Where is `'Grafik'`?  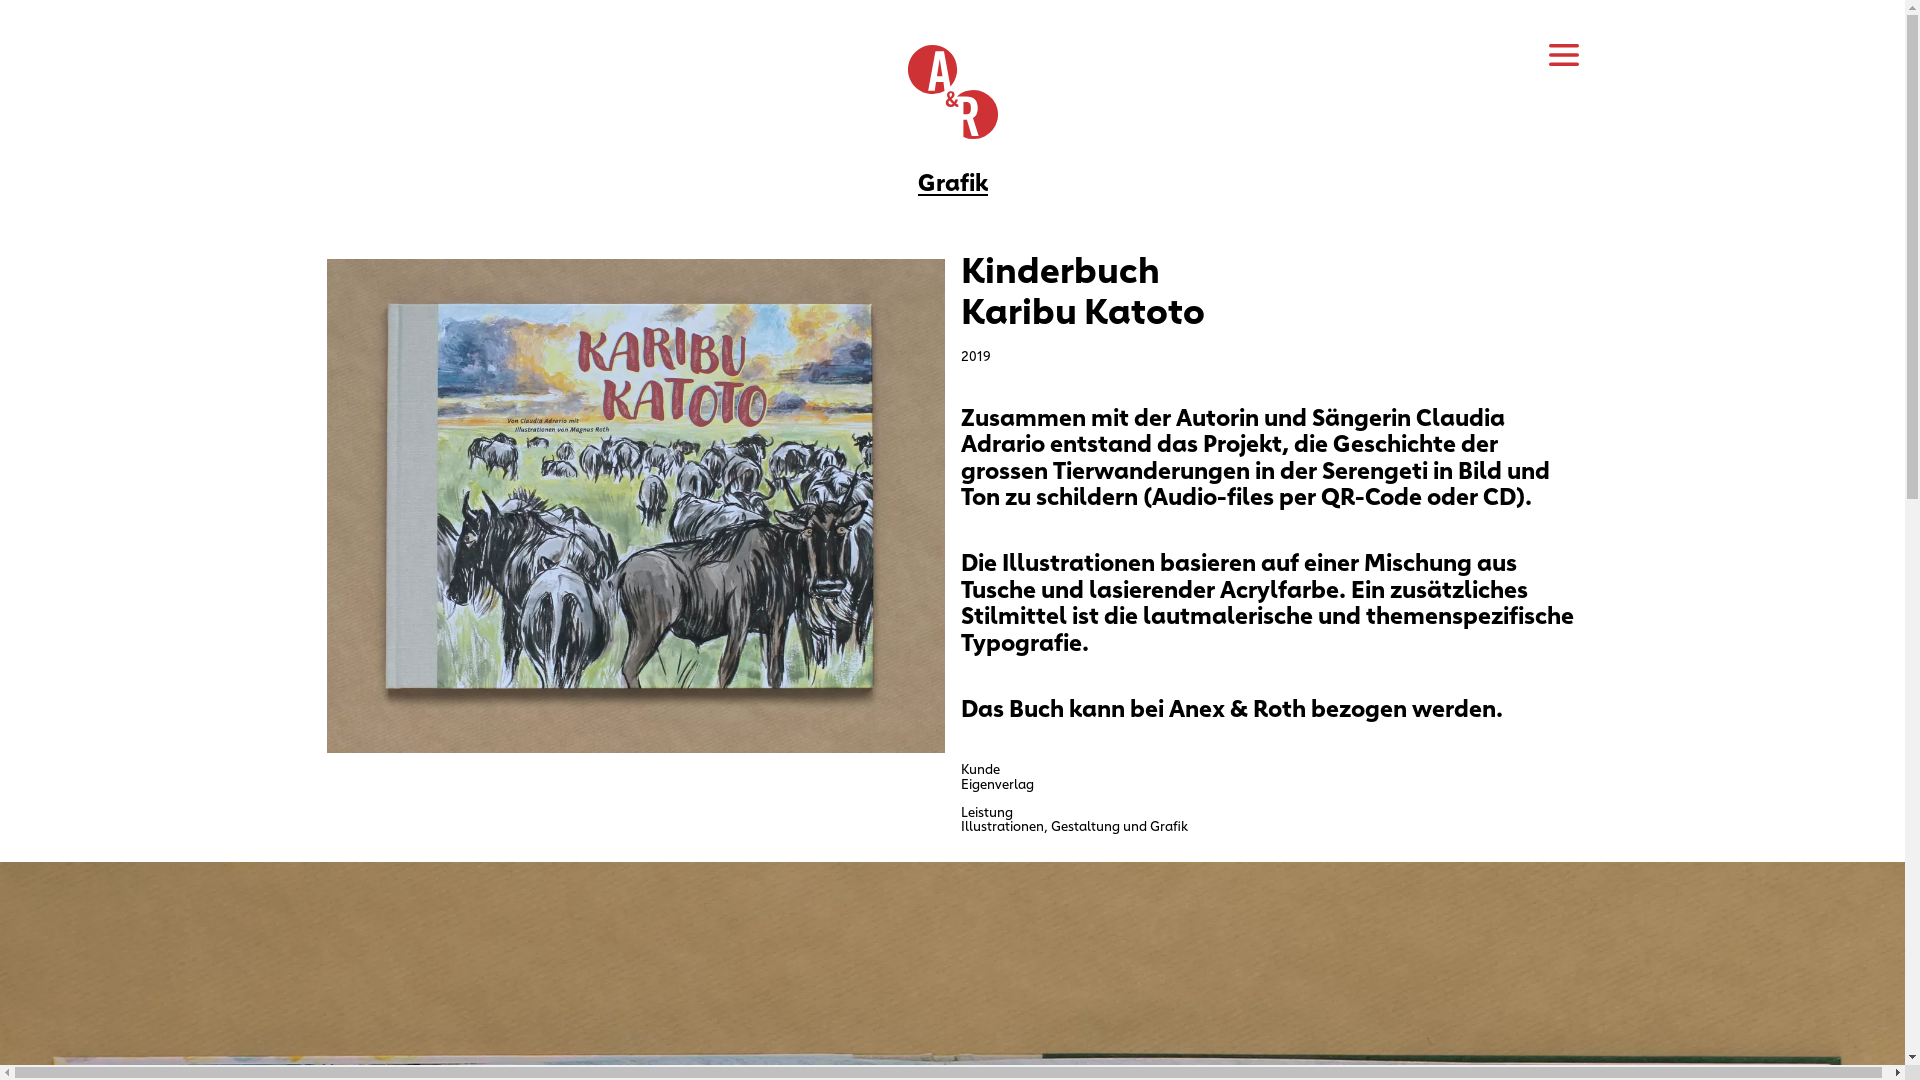
'Grafik' is located at coordinates (952, 180).